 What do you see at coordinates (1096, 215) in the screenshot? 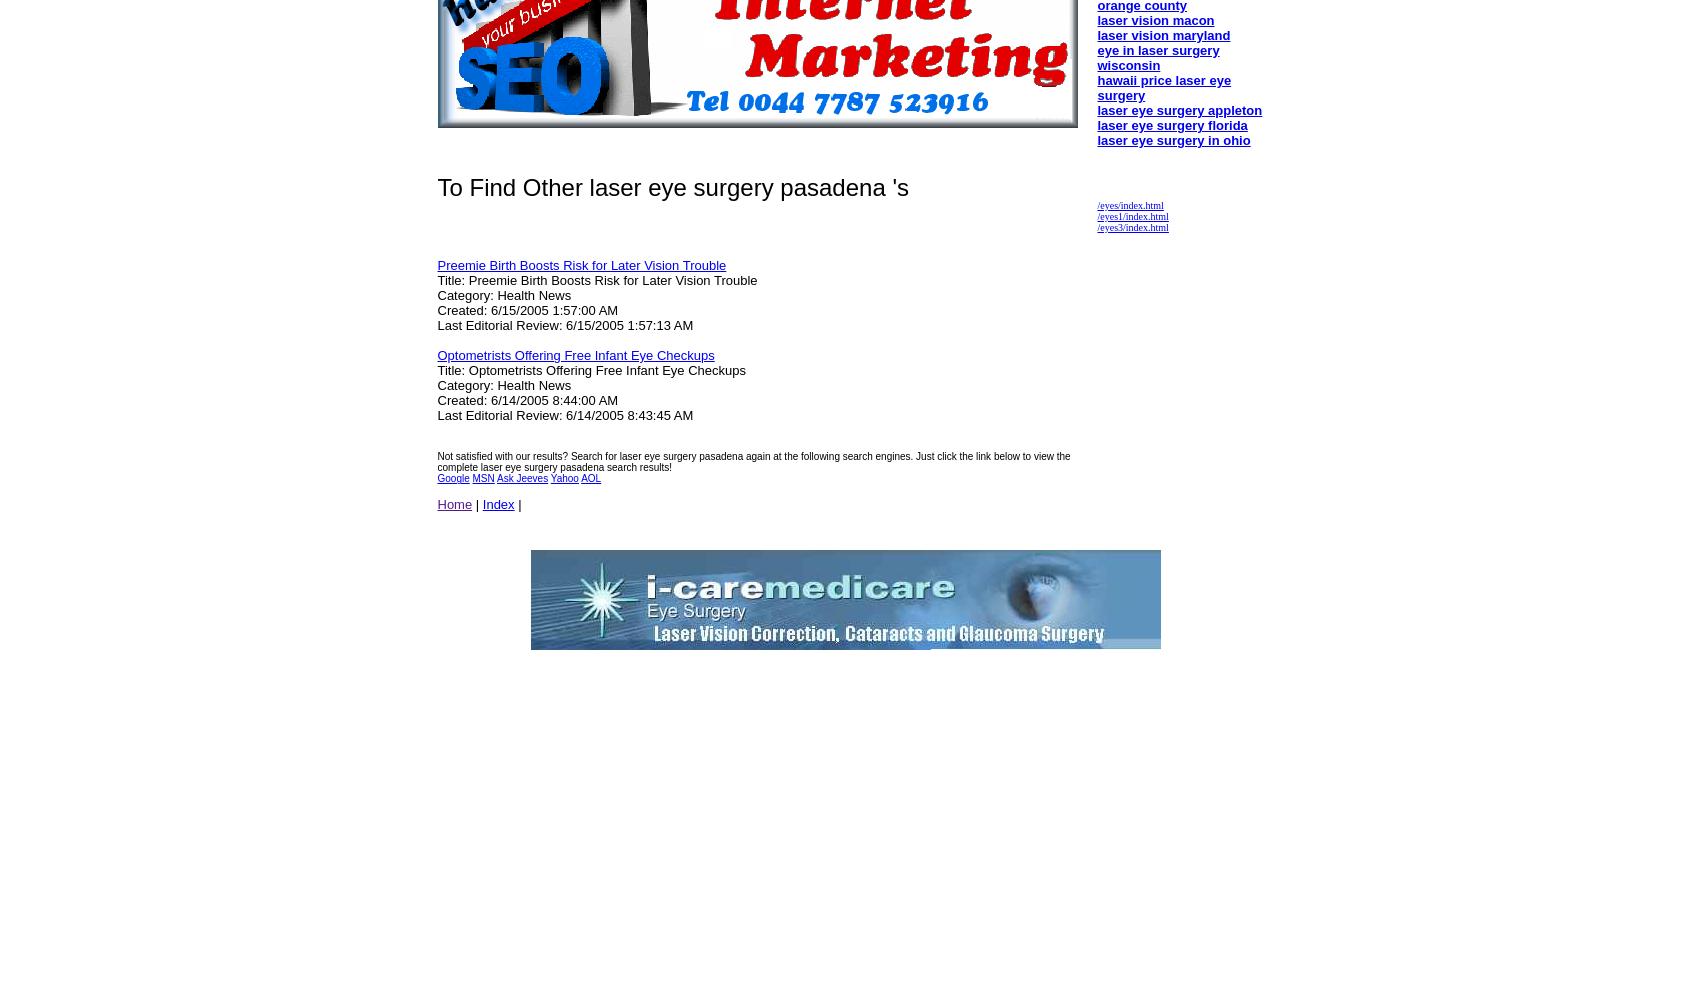
I see `'/eyes1/index.html'` at bounding box center [1096, 215].